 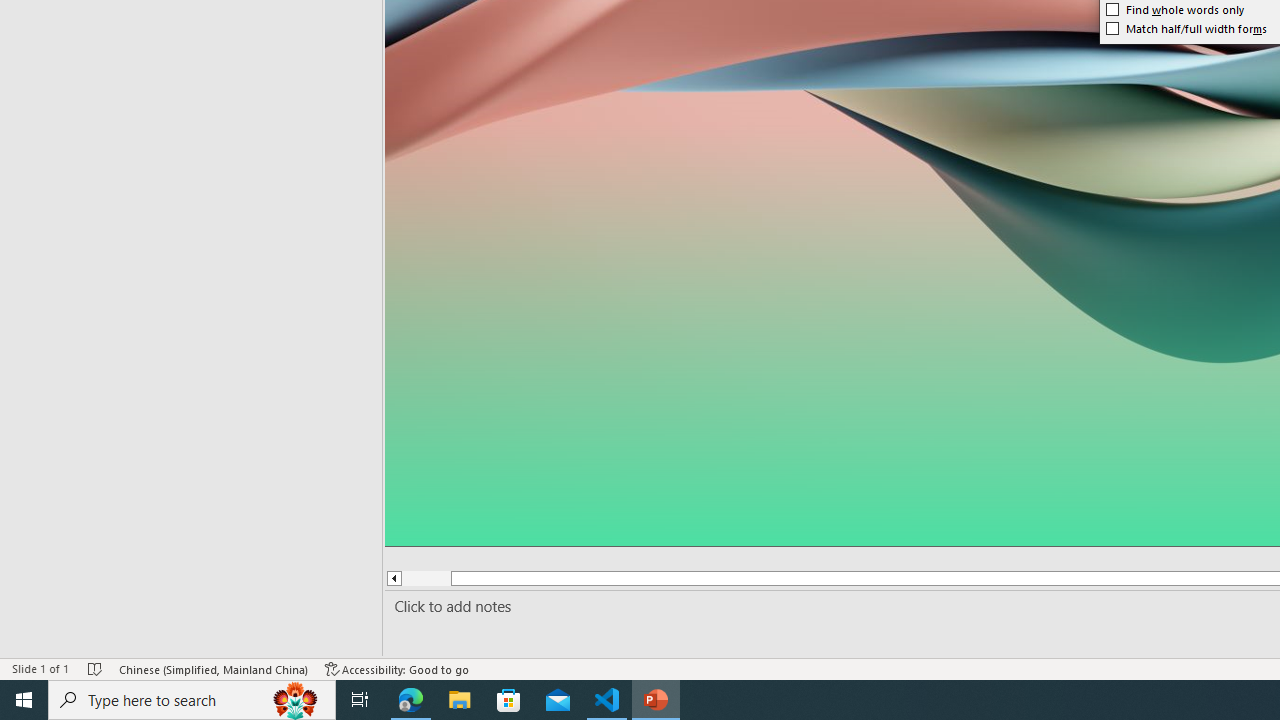 I want to click on 'Line up', so click(x=393, y=578).